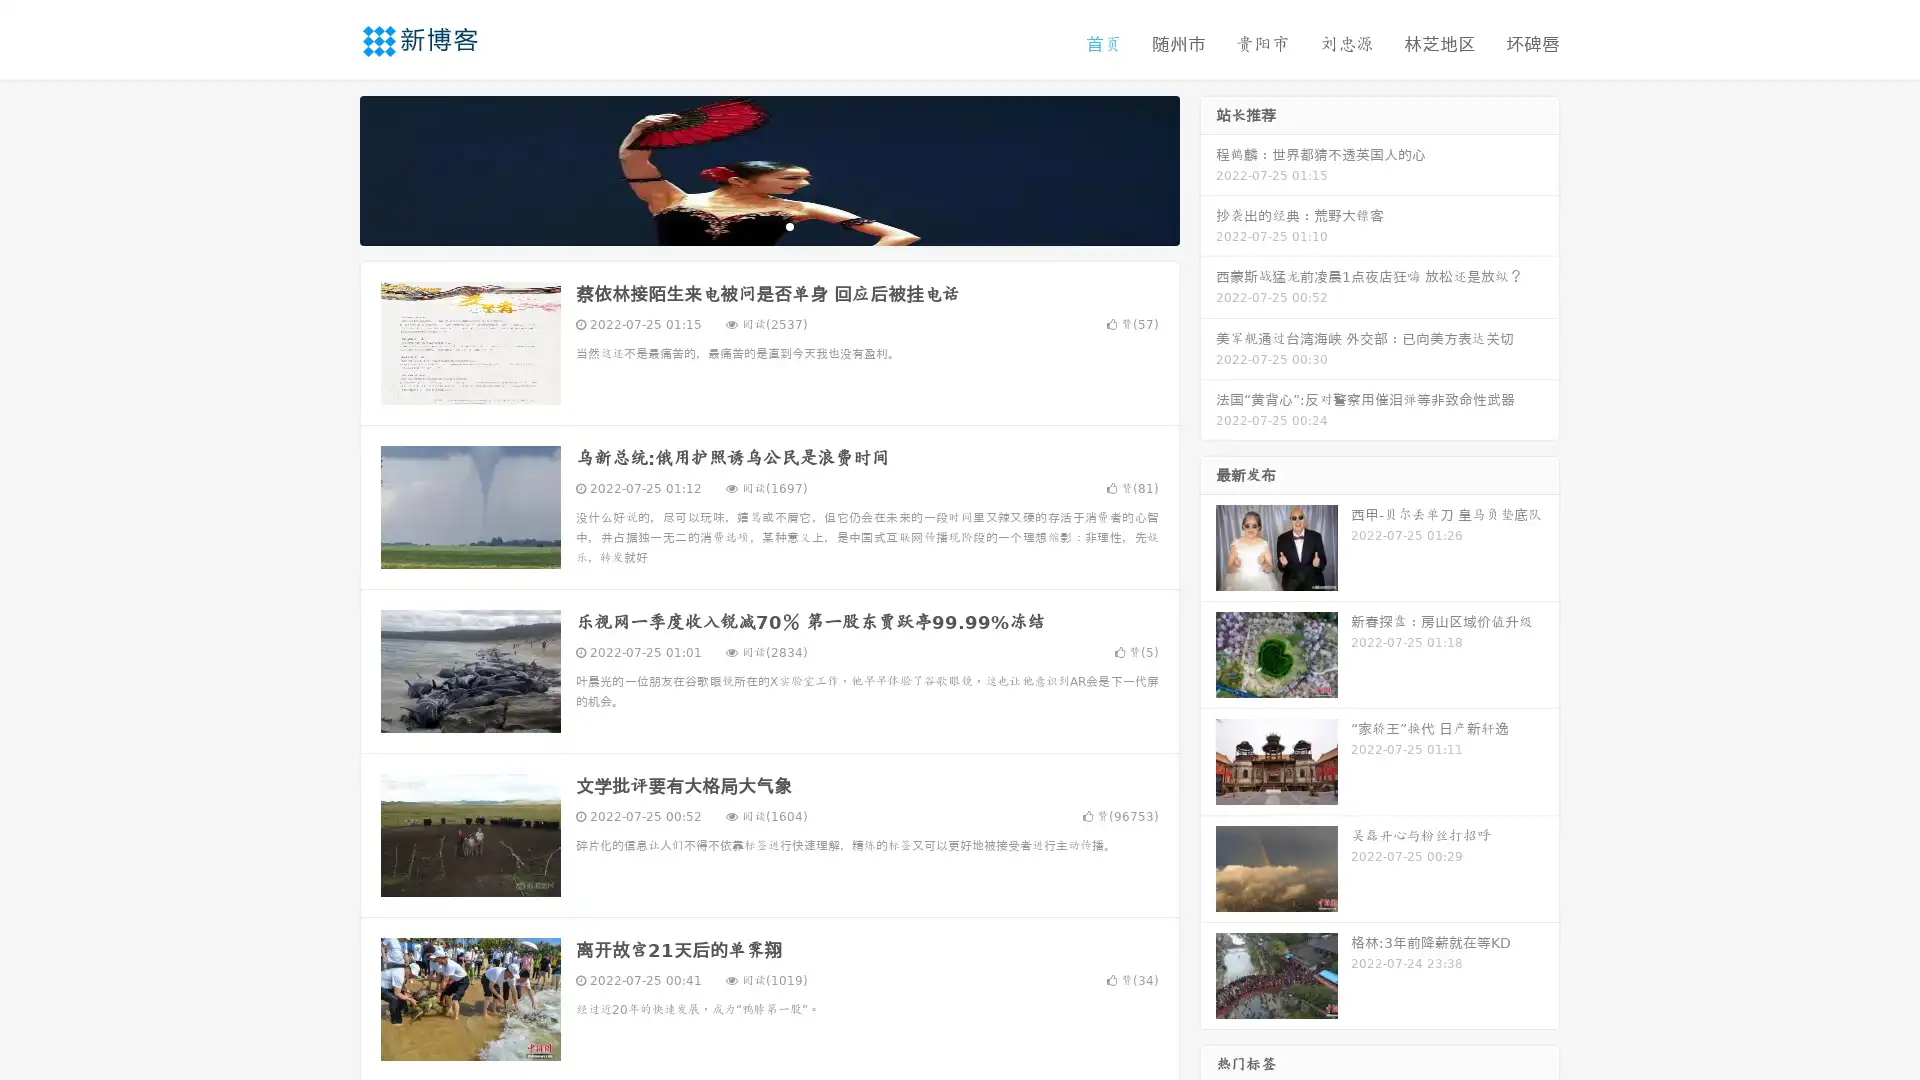 This screenshot has height=1080, width=1920. Describe the element at coordinates (768, 225) in the screenshot. I see `Go to slide 2` at that location.